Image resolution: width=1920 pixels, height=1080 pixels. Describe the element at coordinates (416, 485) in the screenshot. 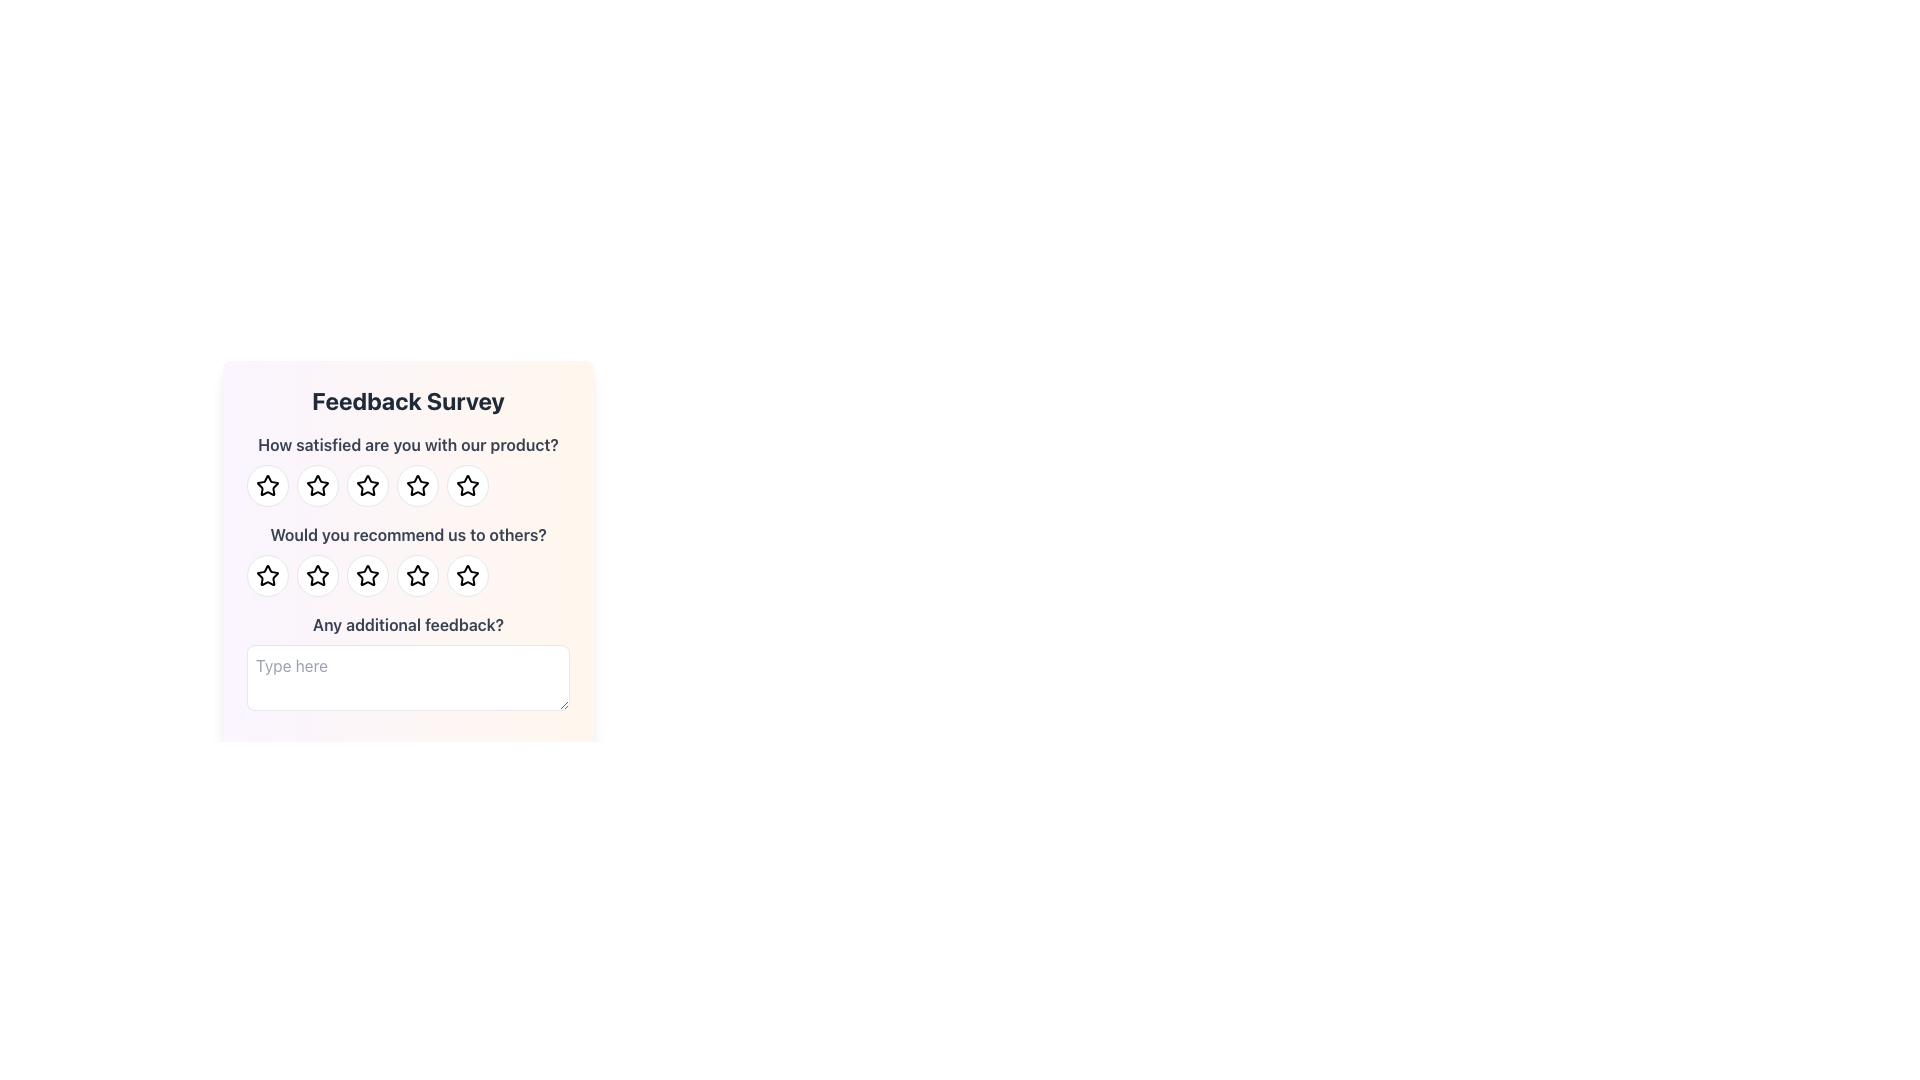

I see `the third star icon, which is styled with a hollow outline, located in the survey section under the 'How satisfied are you with our product?' question` at that location.